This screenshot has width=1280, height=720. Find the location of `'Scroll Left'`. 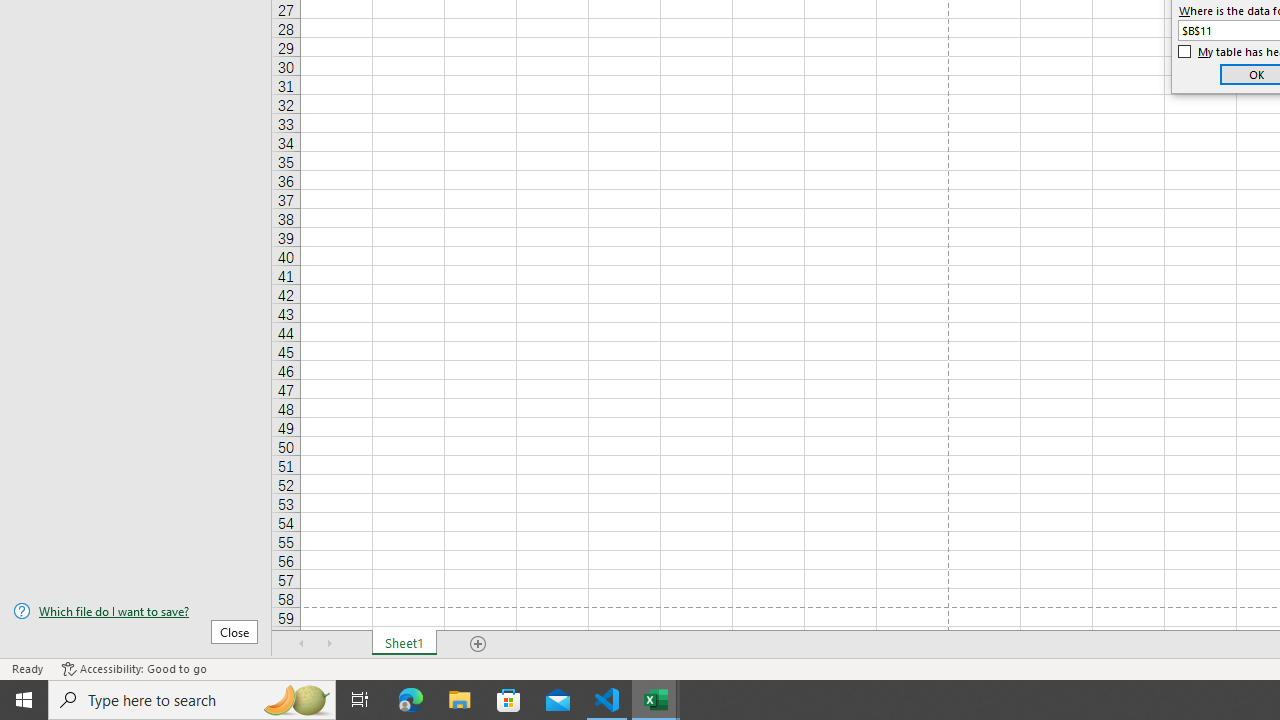

'Scroll Left' is located at coordinates (301, 644).